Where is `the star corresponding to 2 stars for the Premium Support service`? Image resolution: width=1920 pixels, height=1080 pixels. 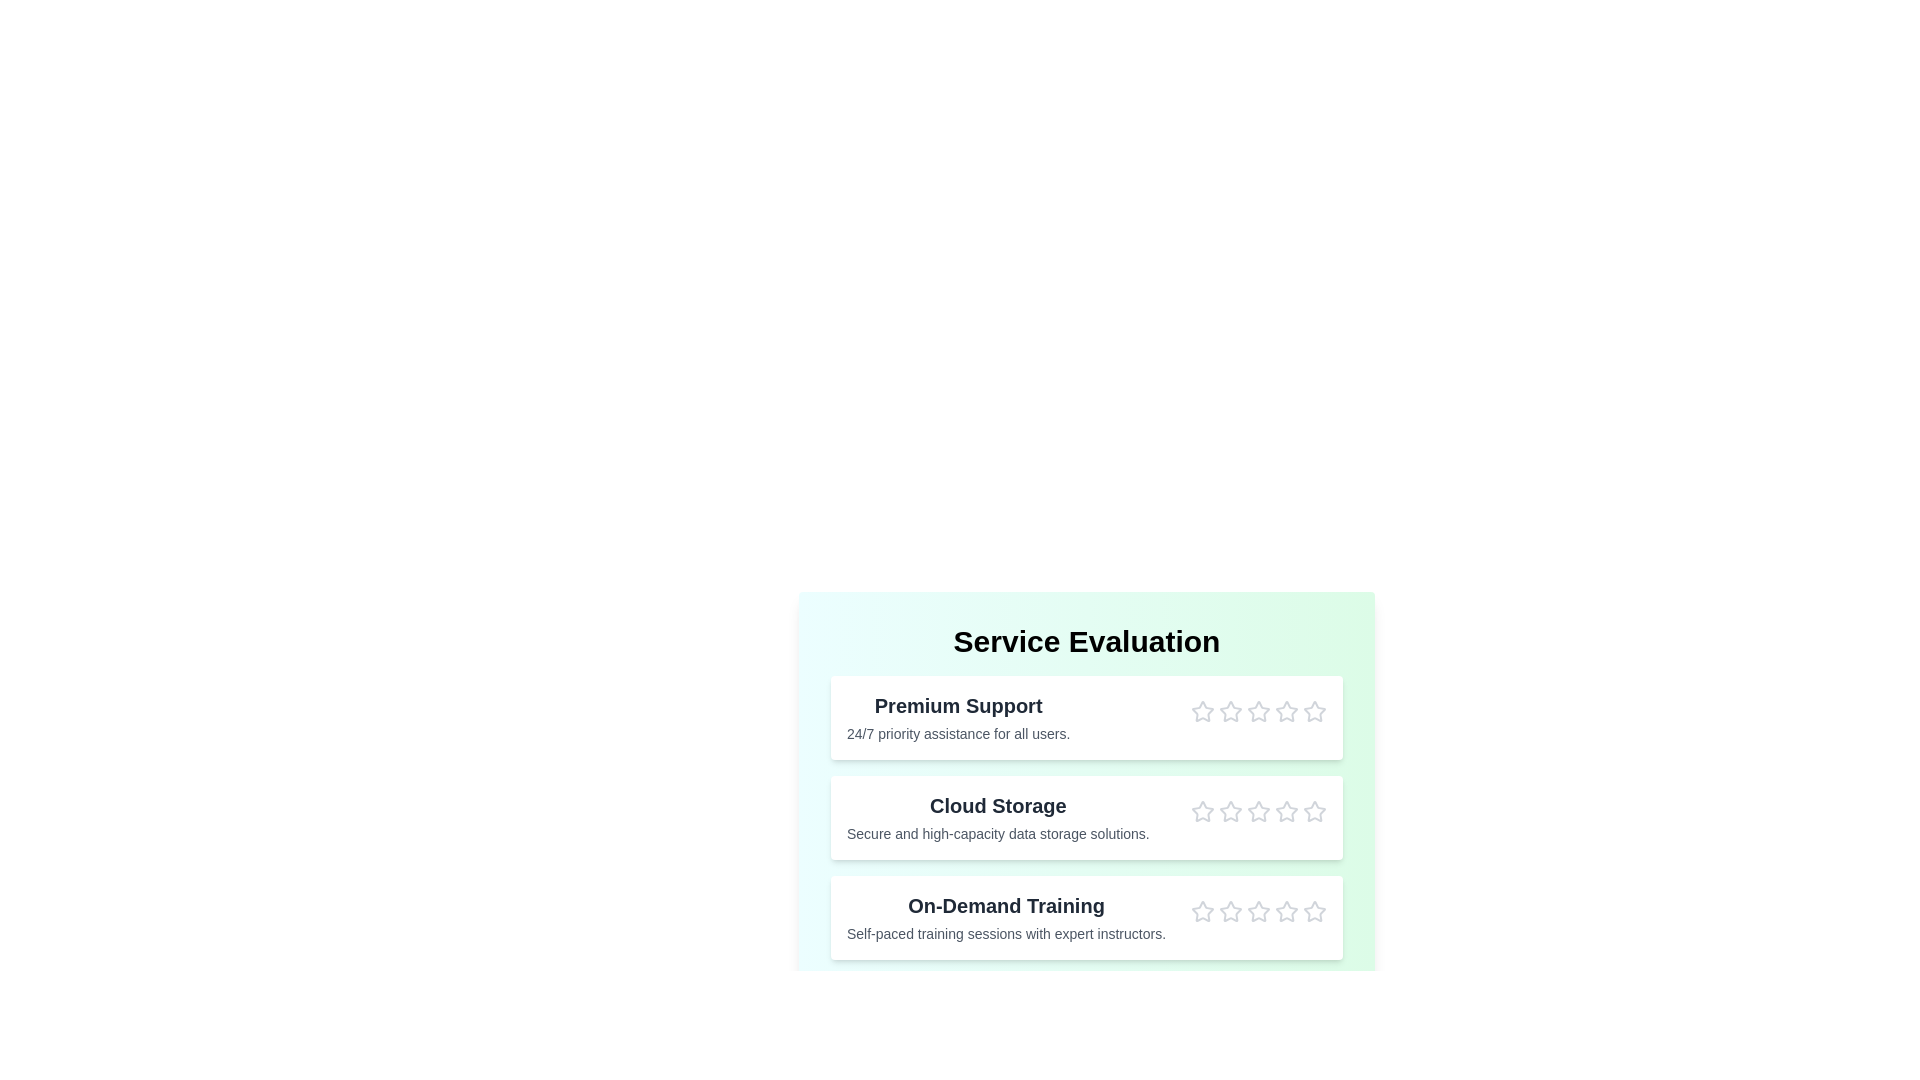 the star corresponding to 2 stars for the Premium Support service is located at coordinates (1229, 711).